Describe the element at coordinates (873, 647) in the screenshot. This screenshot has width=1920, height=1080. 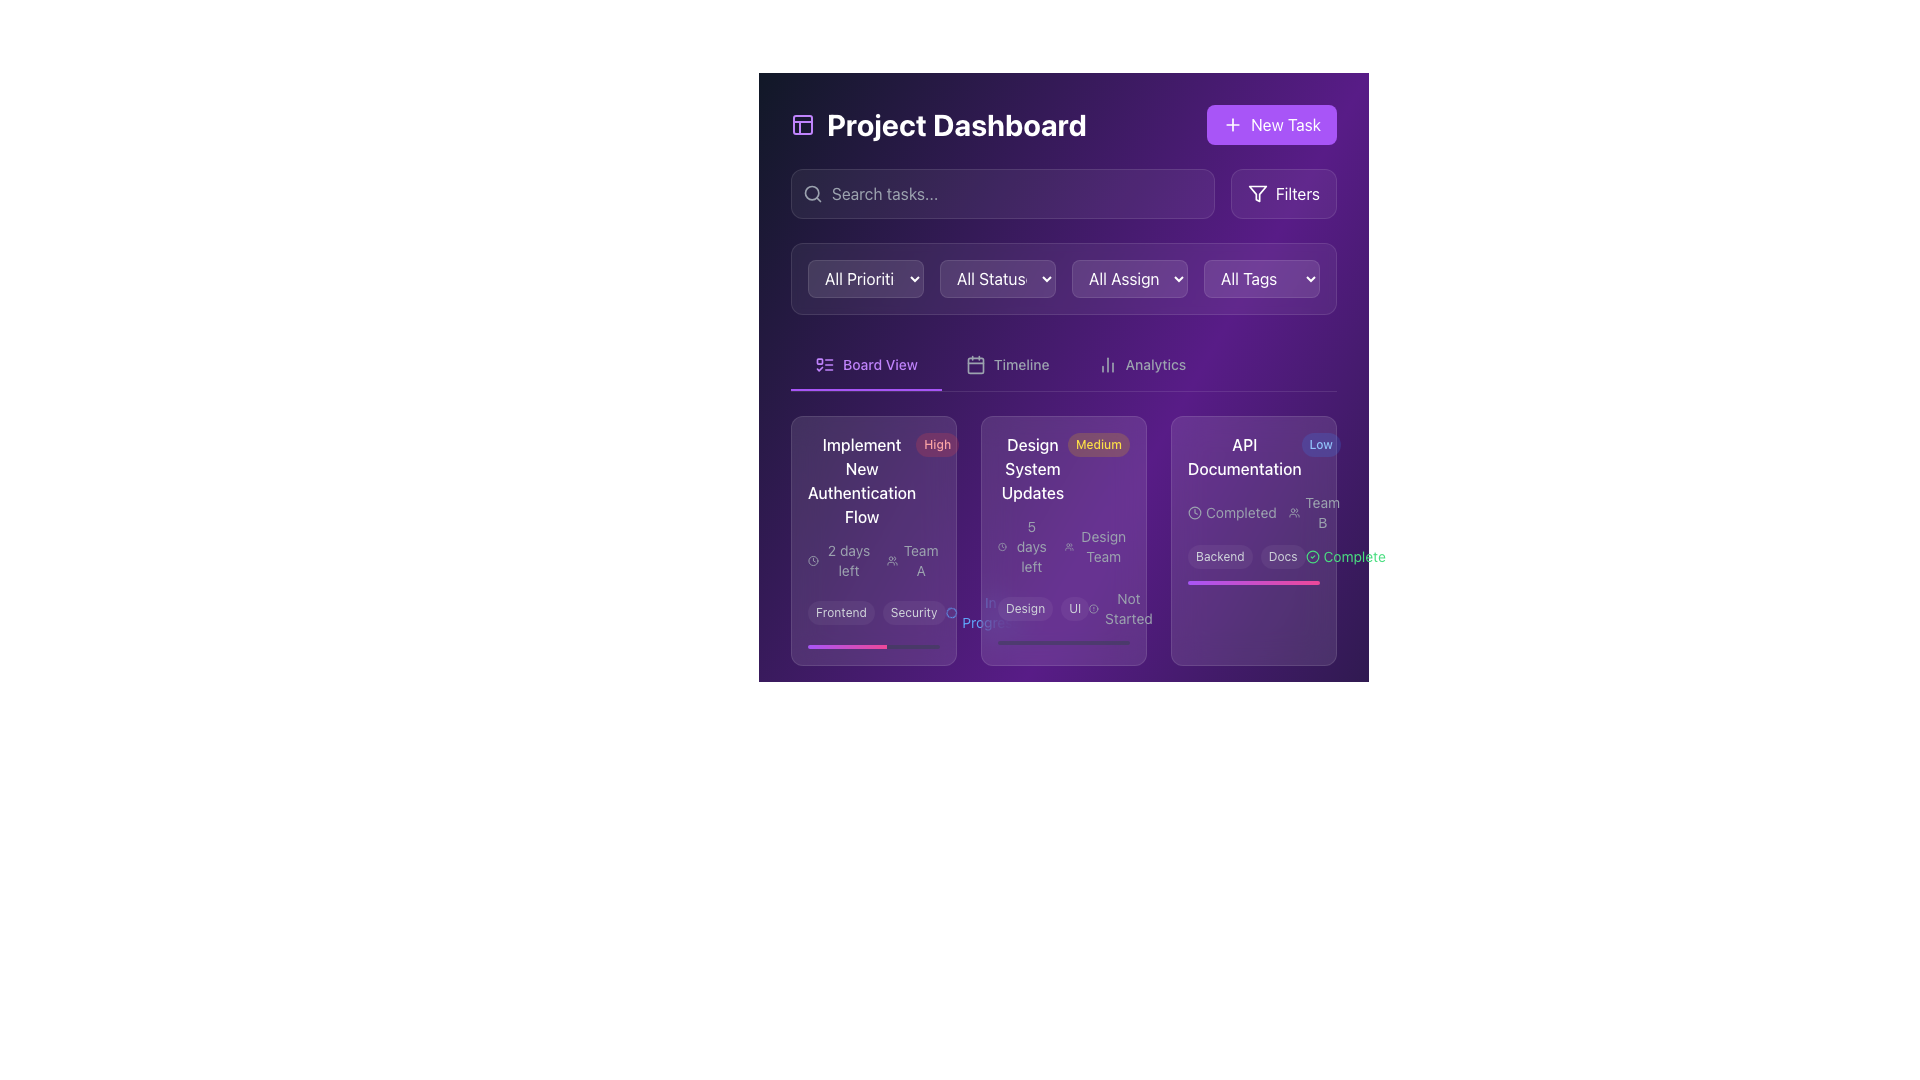
I see `the distinct horizontal progress bar with a gradient fill located beneath the 'Frontend Security' label in the 'Implement New Authentication Flow' card on the Project Dashboard` at that location.